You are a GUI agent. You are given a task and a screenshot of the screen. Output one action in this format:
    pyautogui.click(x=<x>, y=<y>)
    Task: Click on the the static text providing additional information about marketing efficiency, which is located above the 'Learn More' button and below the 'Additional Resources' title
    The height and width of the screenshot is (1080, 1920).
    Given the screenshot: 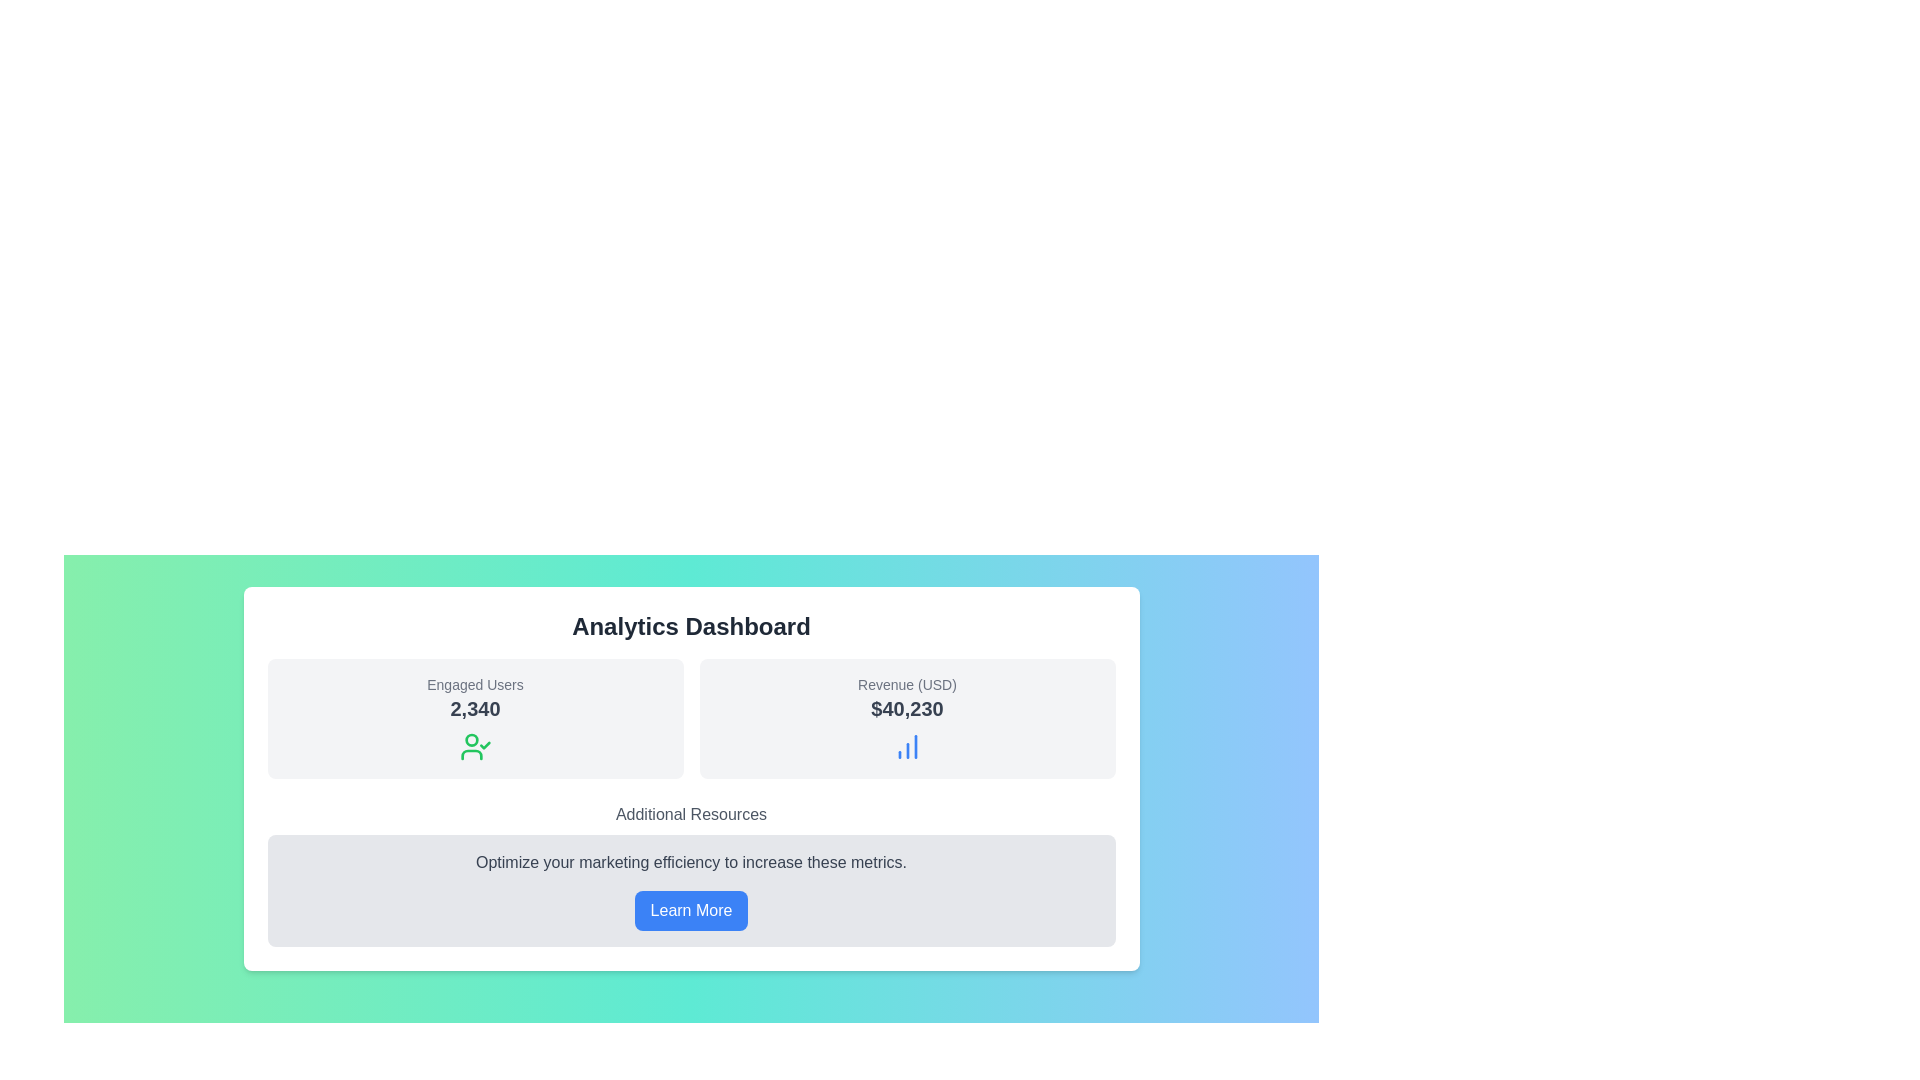 What is the action you would take?
    pyautogui.click(x=691, y=862)
    